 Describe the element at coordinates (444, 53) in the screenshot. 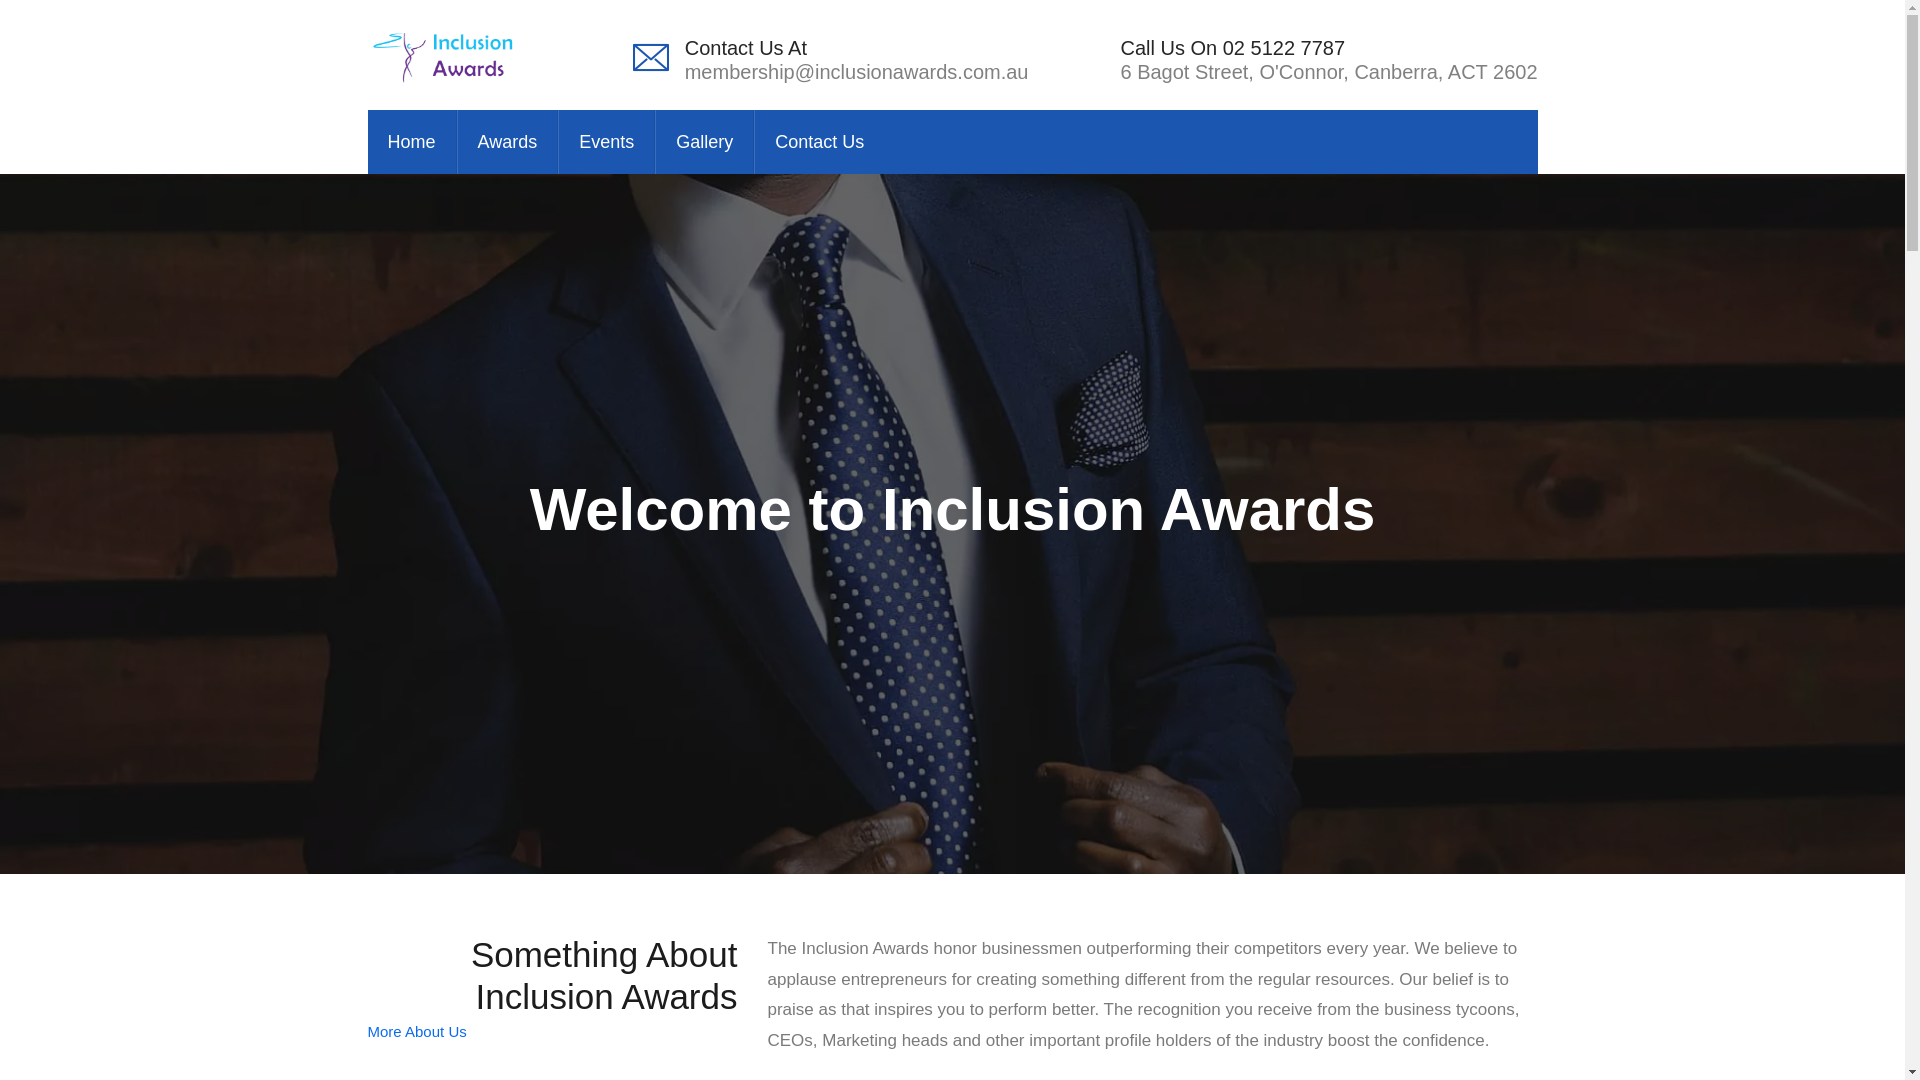

I see `'Inclusion Awards'` at that location.